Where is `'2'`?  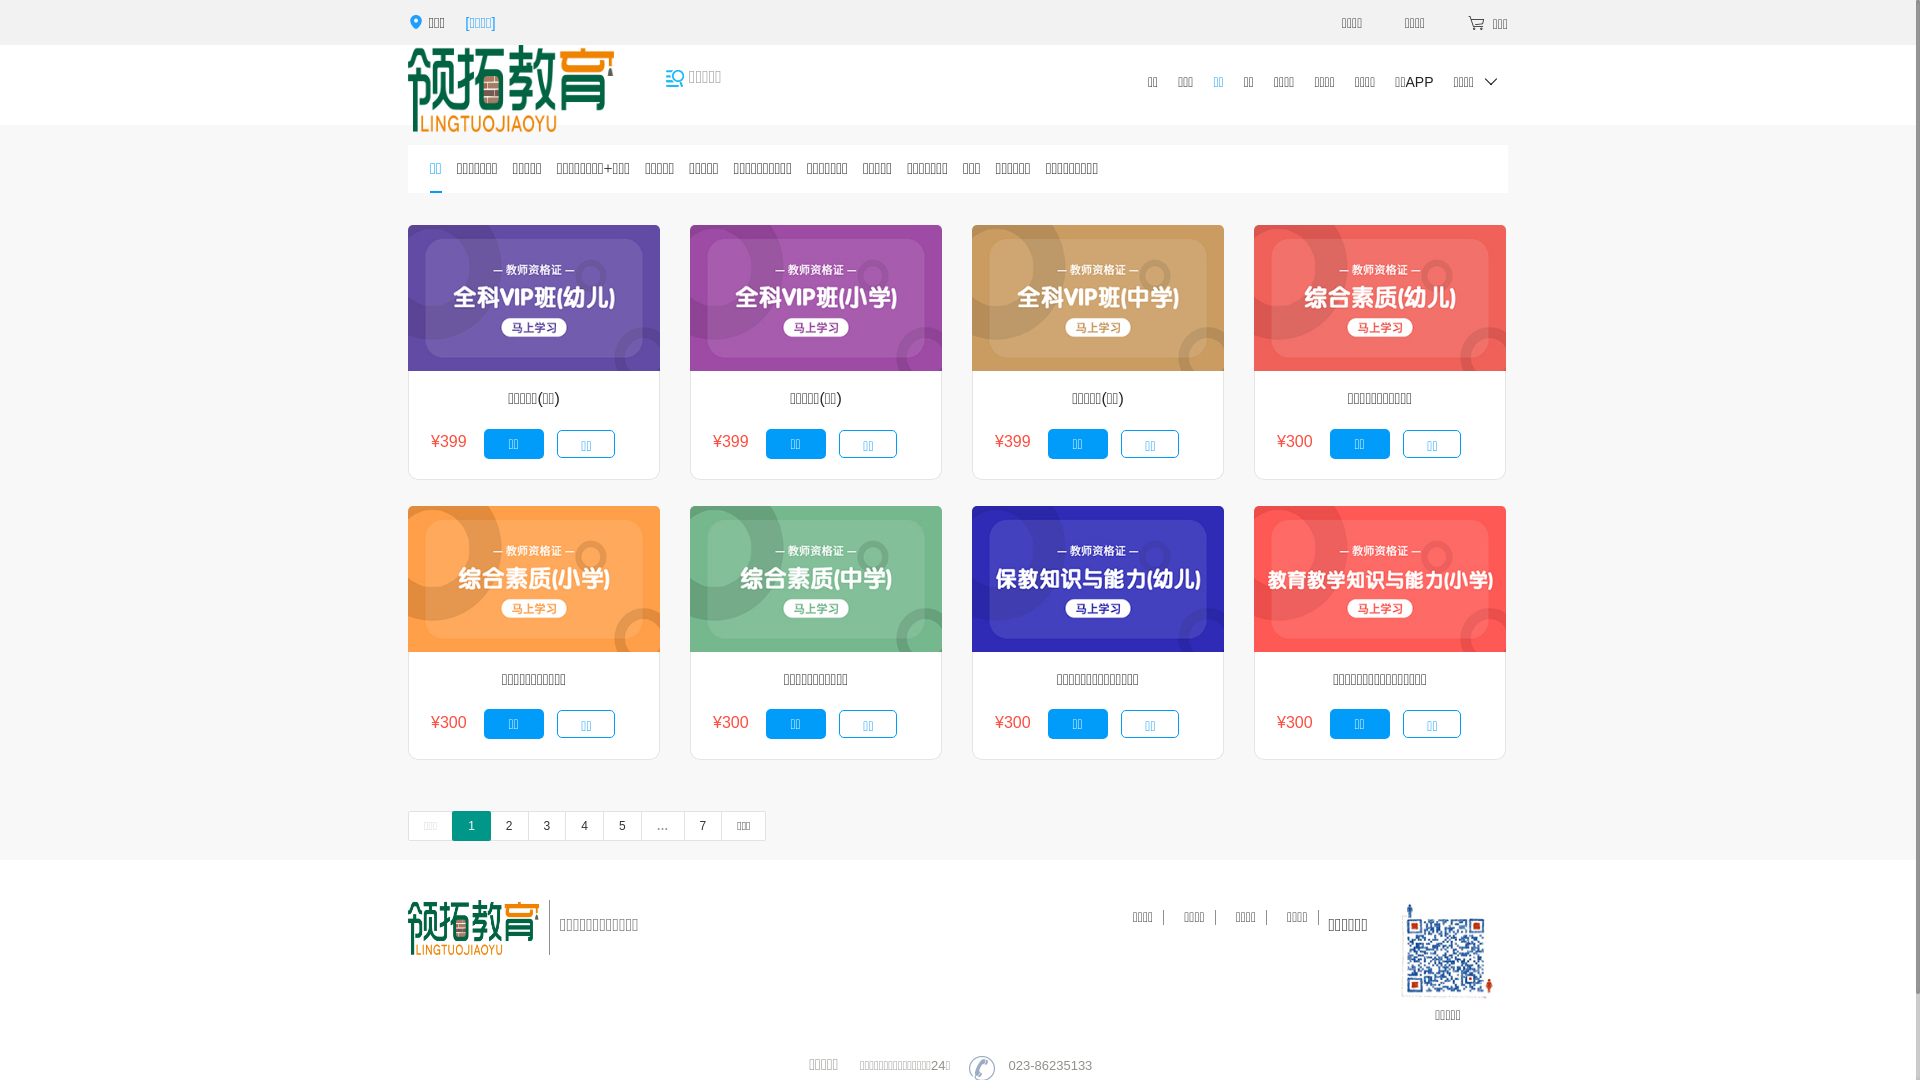 '2' is located at coordinates (509, 825).